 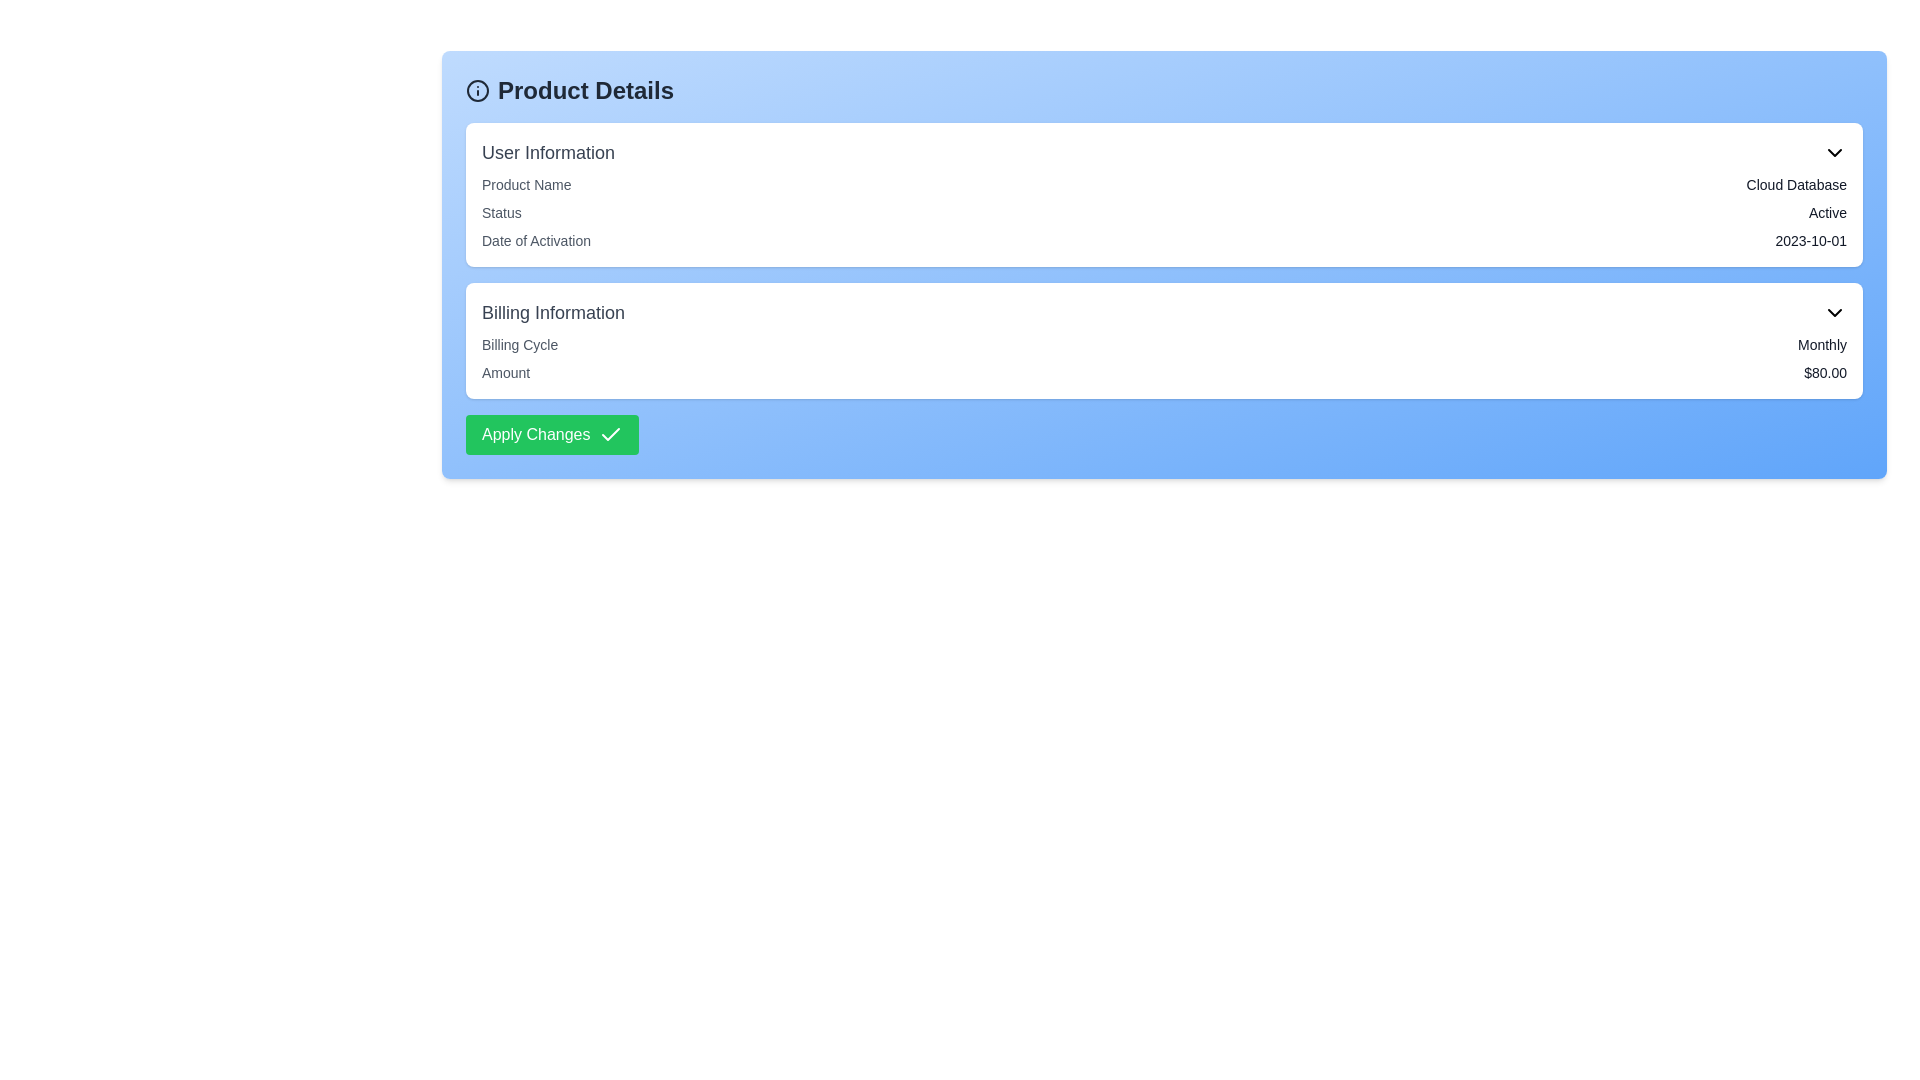 I want to click on the 'activity status' text label located in the 'Status' row under 'User Information', so click(x=1828, y=212).